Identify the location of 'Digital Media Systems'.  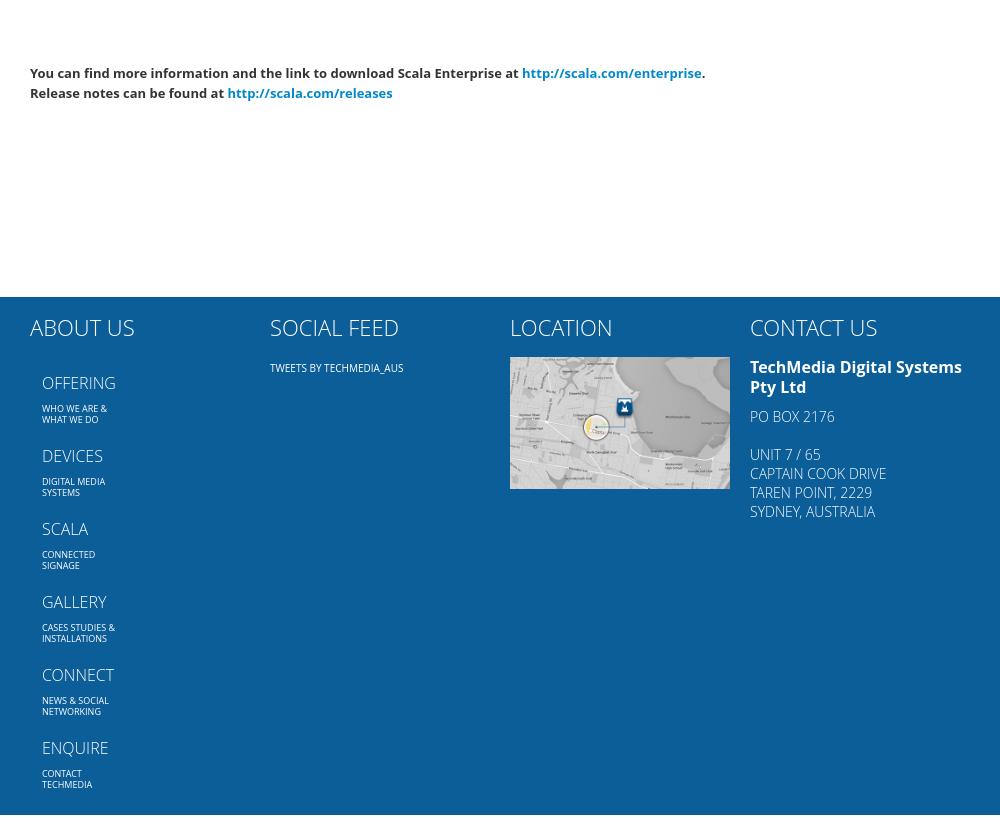
(42, 486).